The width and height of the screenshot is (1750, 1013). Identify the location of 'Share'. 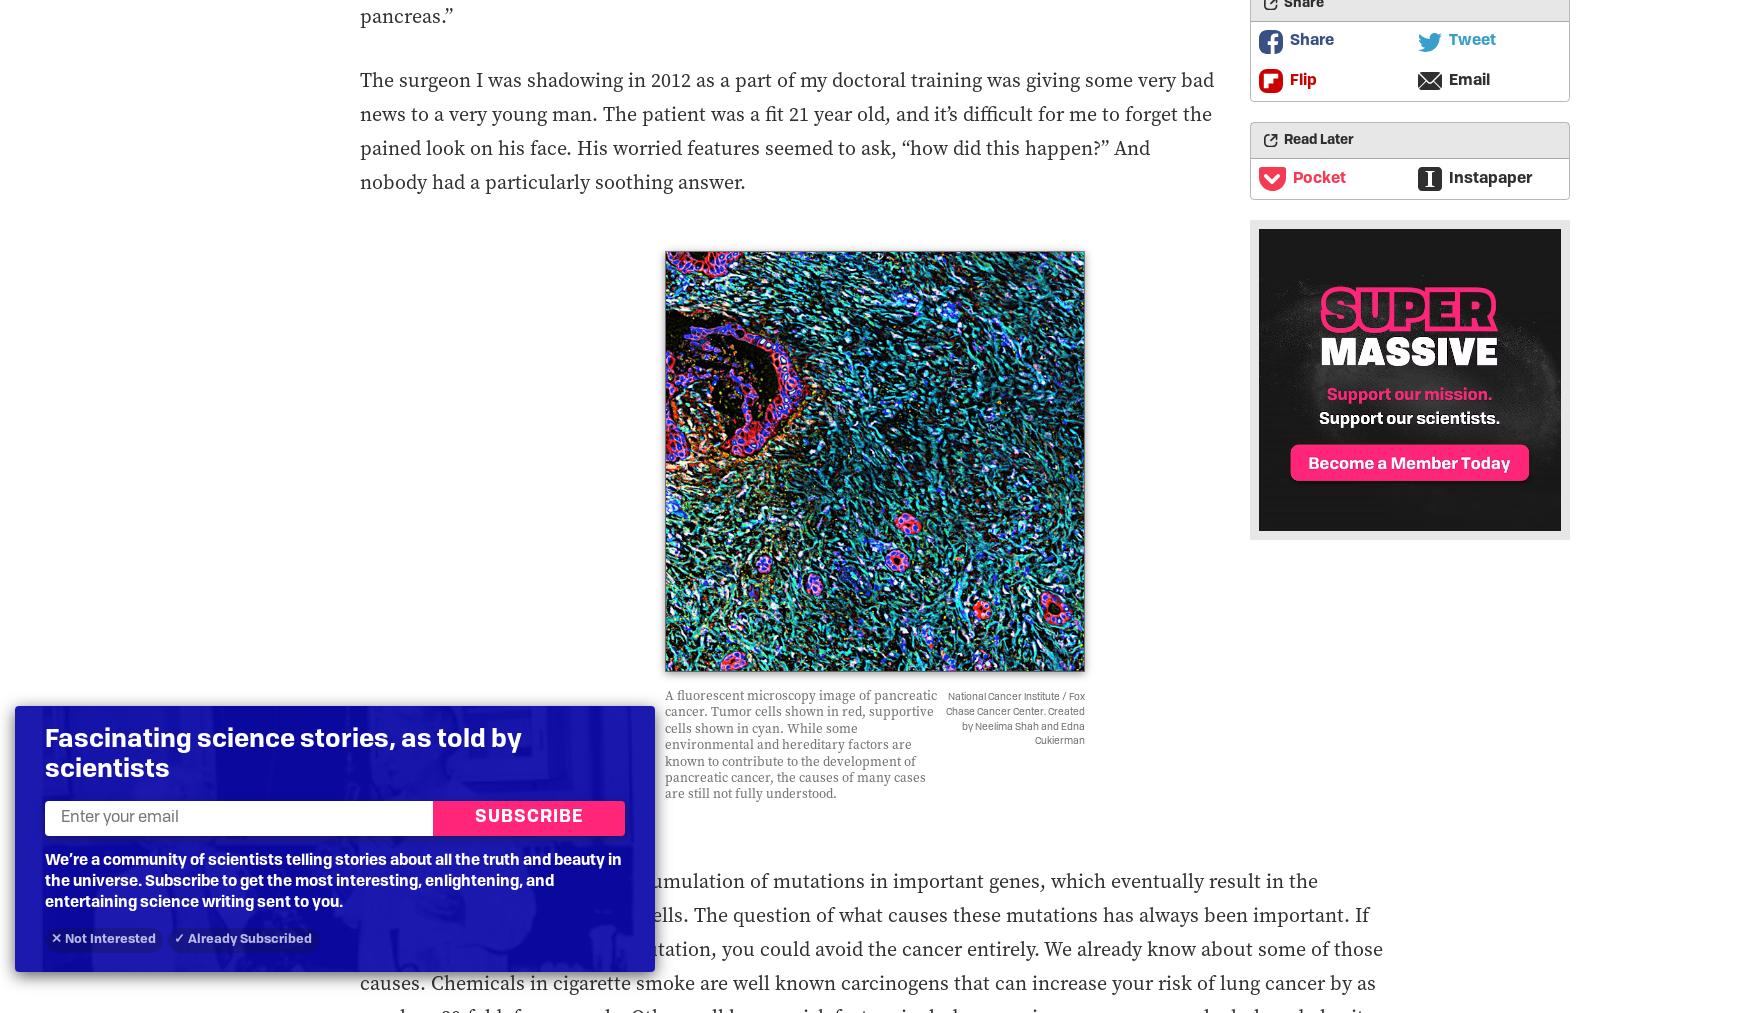
(1310, 40).